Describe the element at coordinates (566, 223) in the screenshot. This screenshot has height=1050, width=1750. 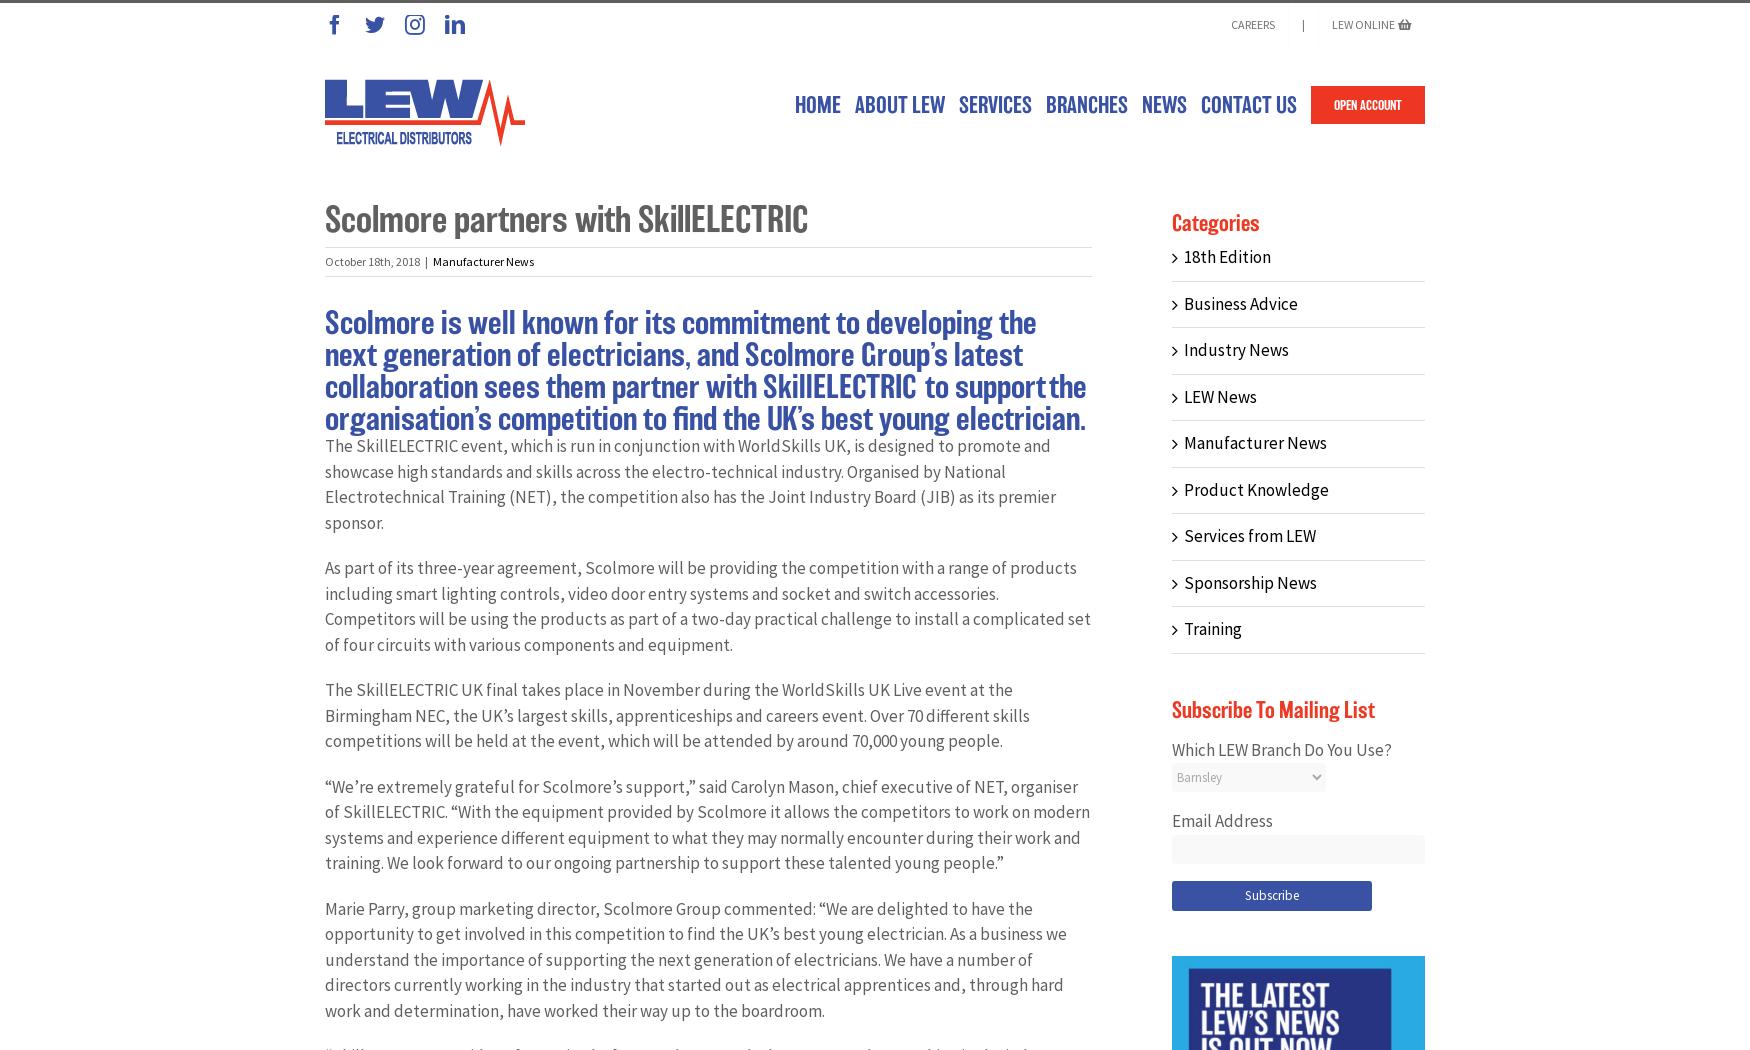
I see `'Scolmore partners with SkillELECTRIC'` at that location.